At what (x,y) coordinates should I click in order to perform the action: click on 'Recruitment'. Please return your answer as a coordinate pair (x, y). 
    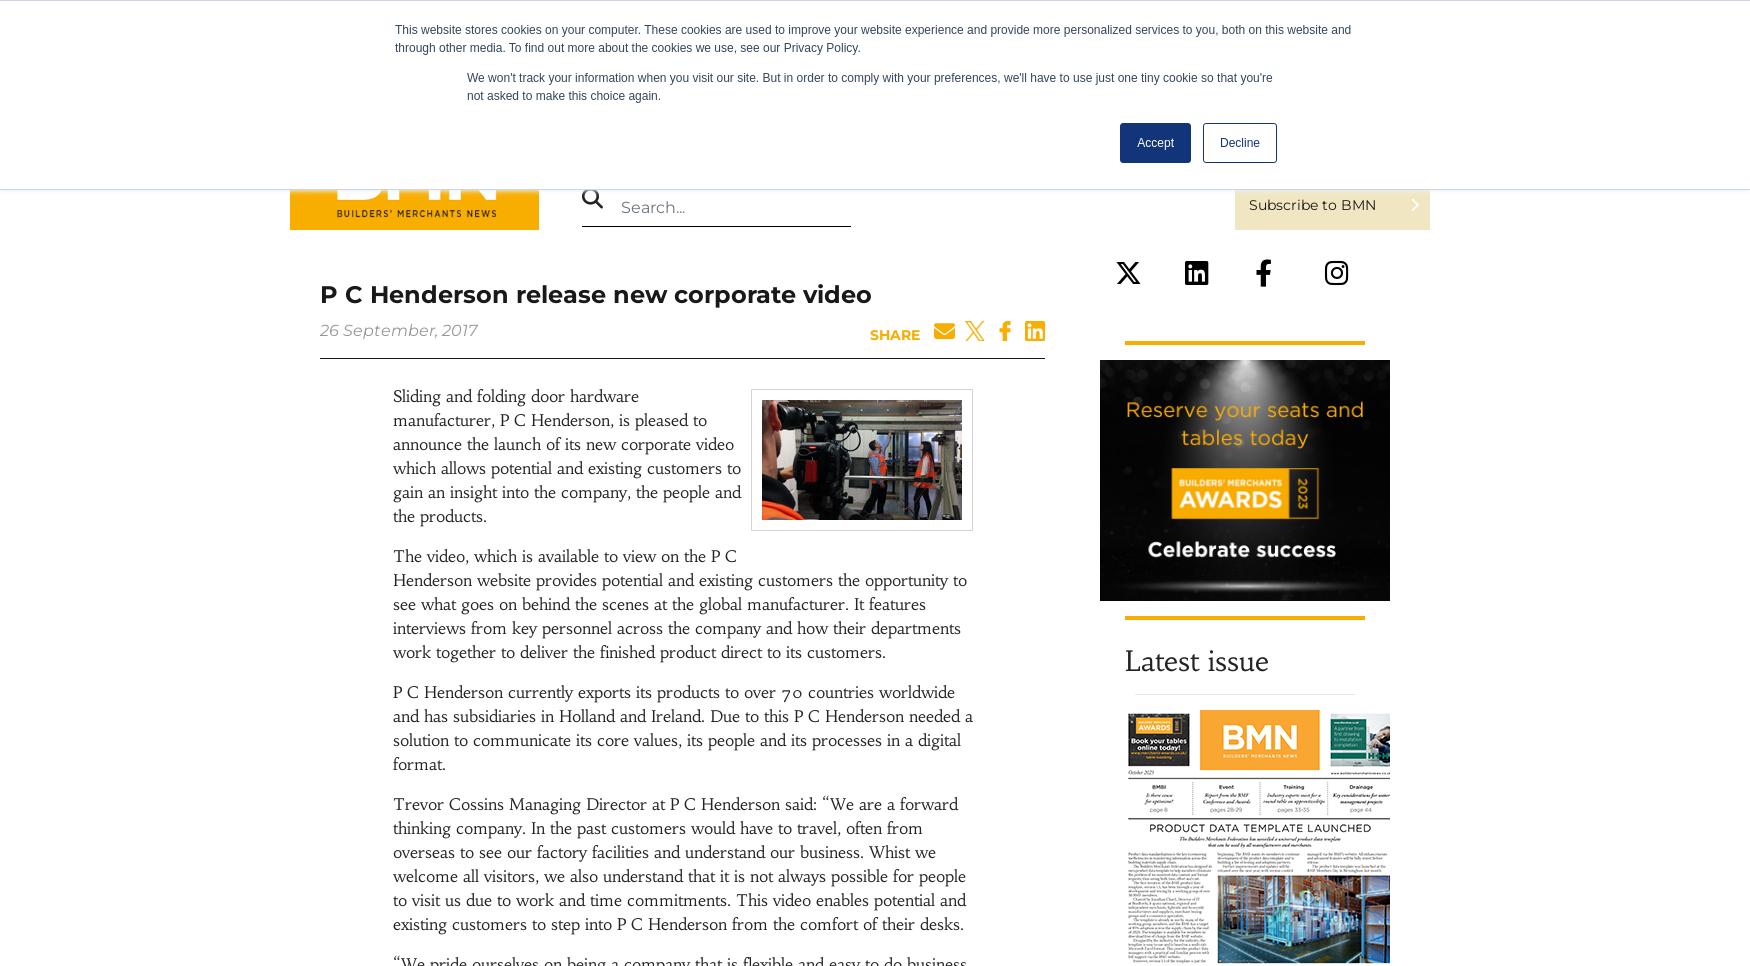
    Looking at the image, I should click on (934, 148).